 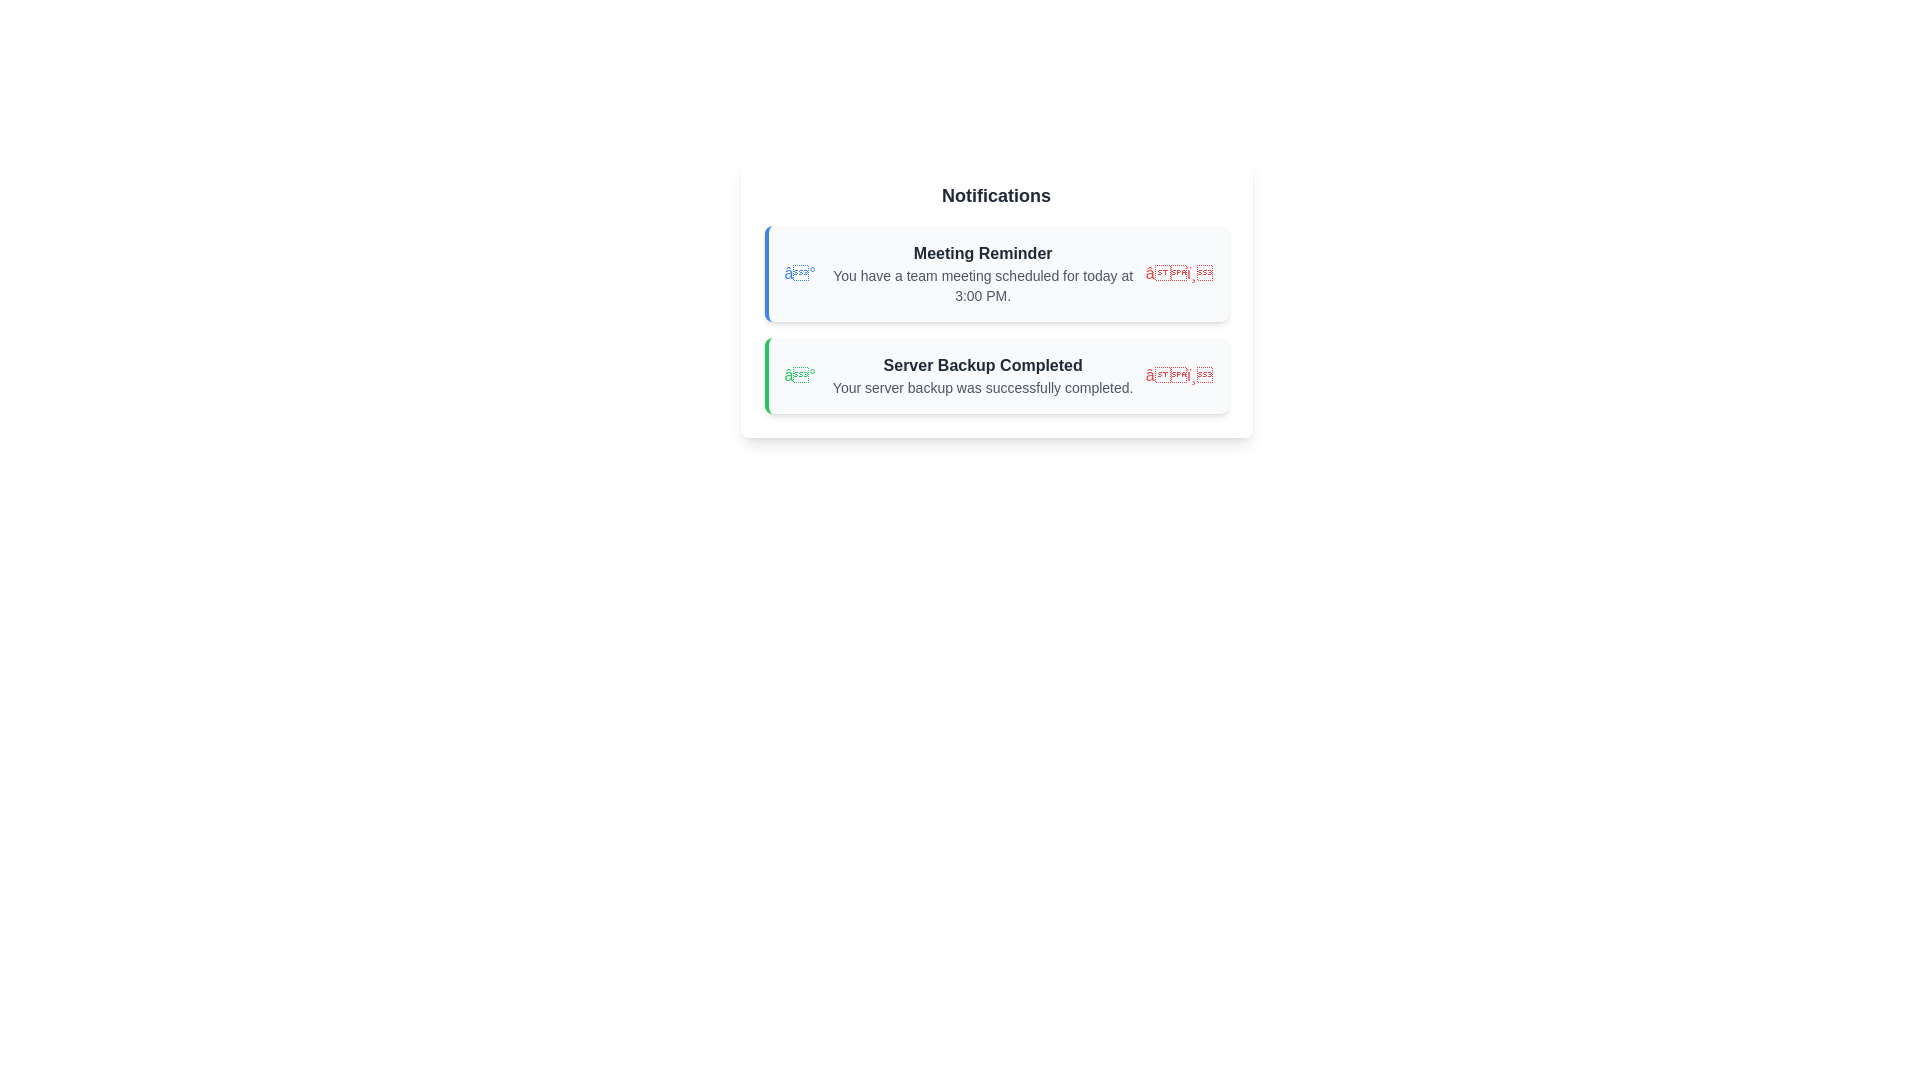 I want to click on text label that serves as a notification message about the scheduled meeting, located under the 'Meeting Reminder' heading in the notification card, so click(x=983, y=285).